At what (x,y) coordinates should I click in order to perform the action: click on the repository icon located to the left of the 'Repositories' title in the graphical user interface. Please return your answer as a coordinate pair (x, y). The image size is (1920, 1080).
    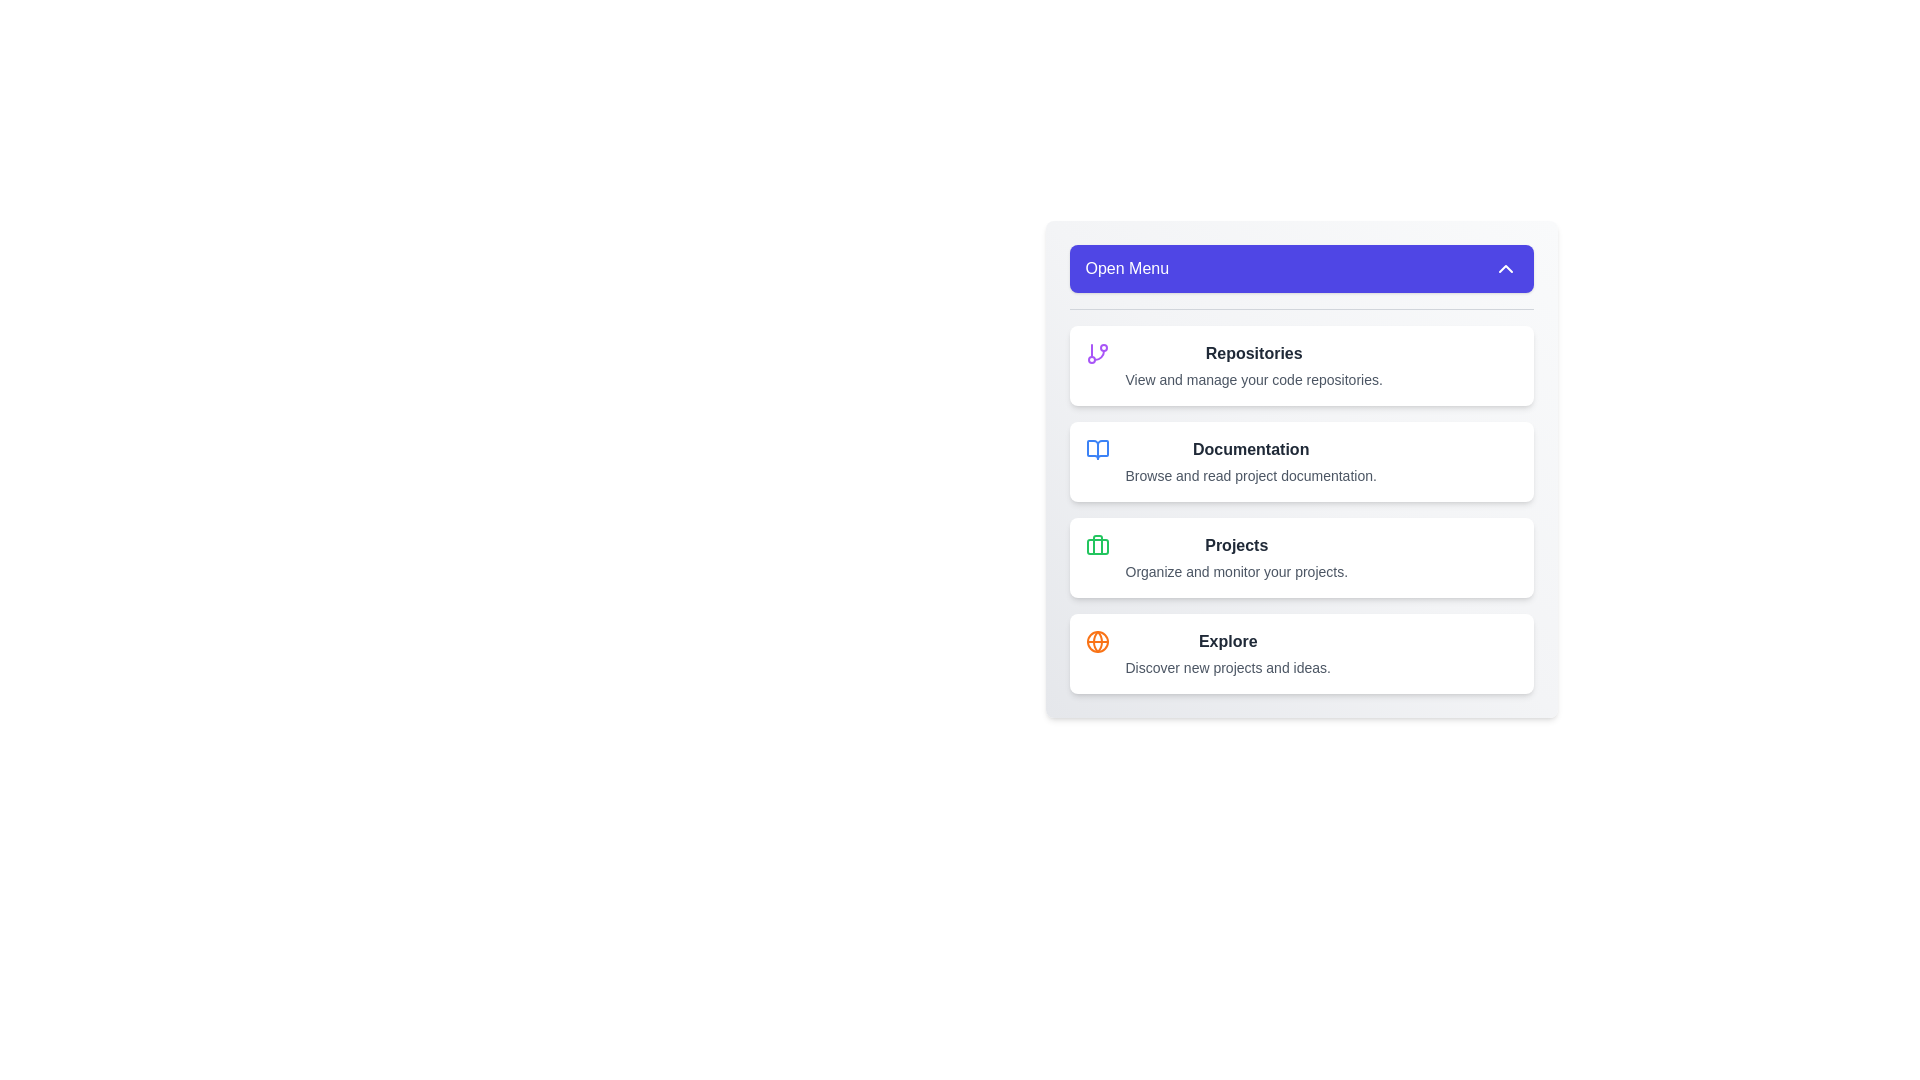
    Looking at the image, I should click on (1096, 353).